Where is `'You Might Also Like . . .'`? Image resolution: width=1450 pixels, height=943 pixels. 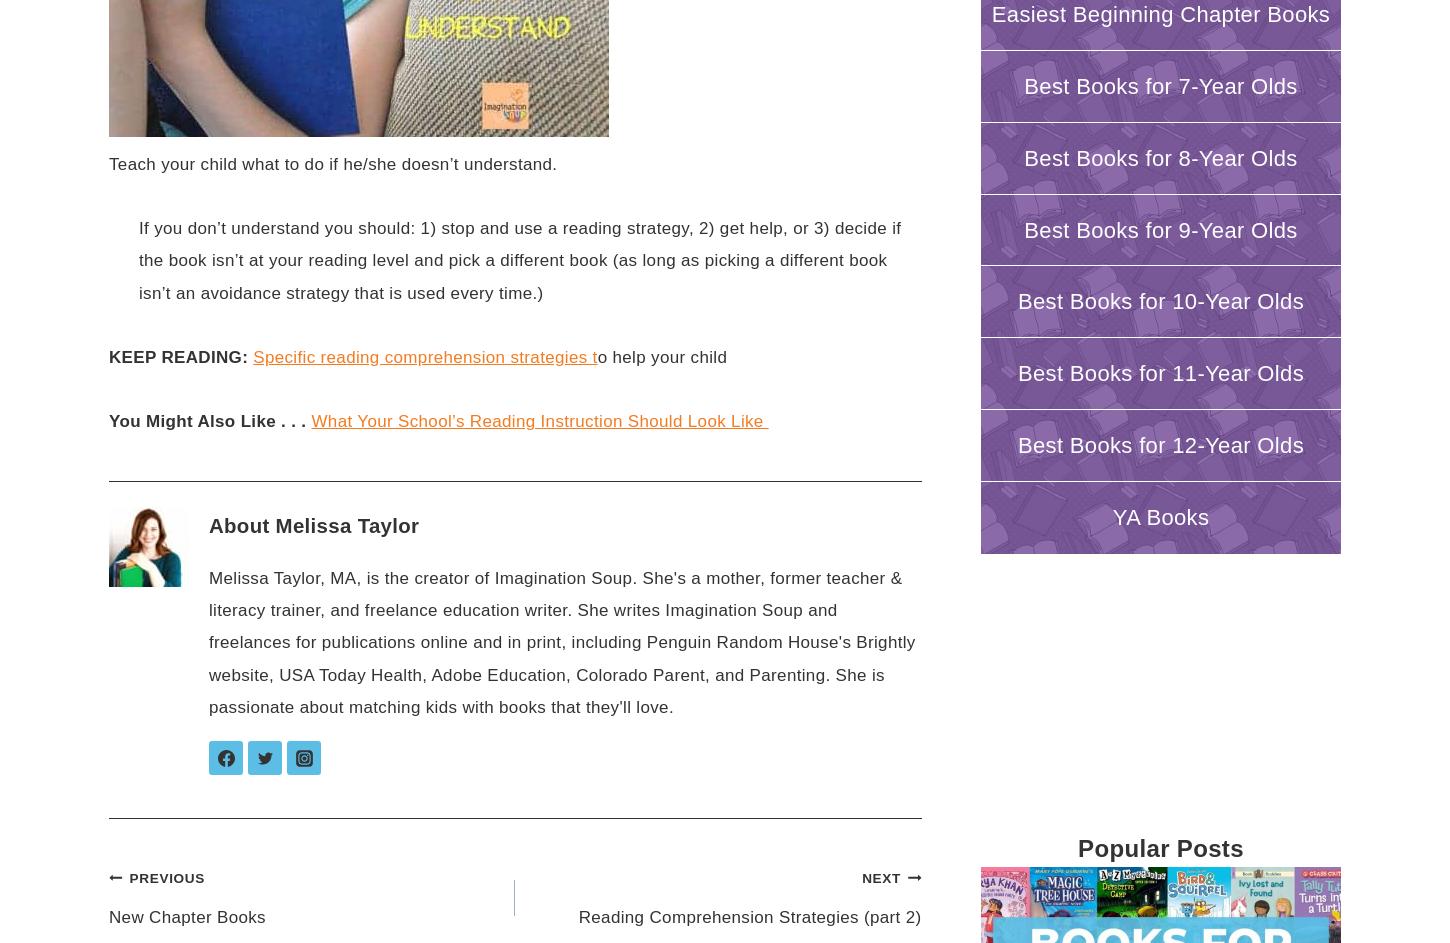
'You Might Also Like . . .' is located at coordinates (206, 421).